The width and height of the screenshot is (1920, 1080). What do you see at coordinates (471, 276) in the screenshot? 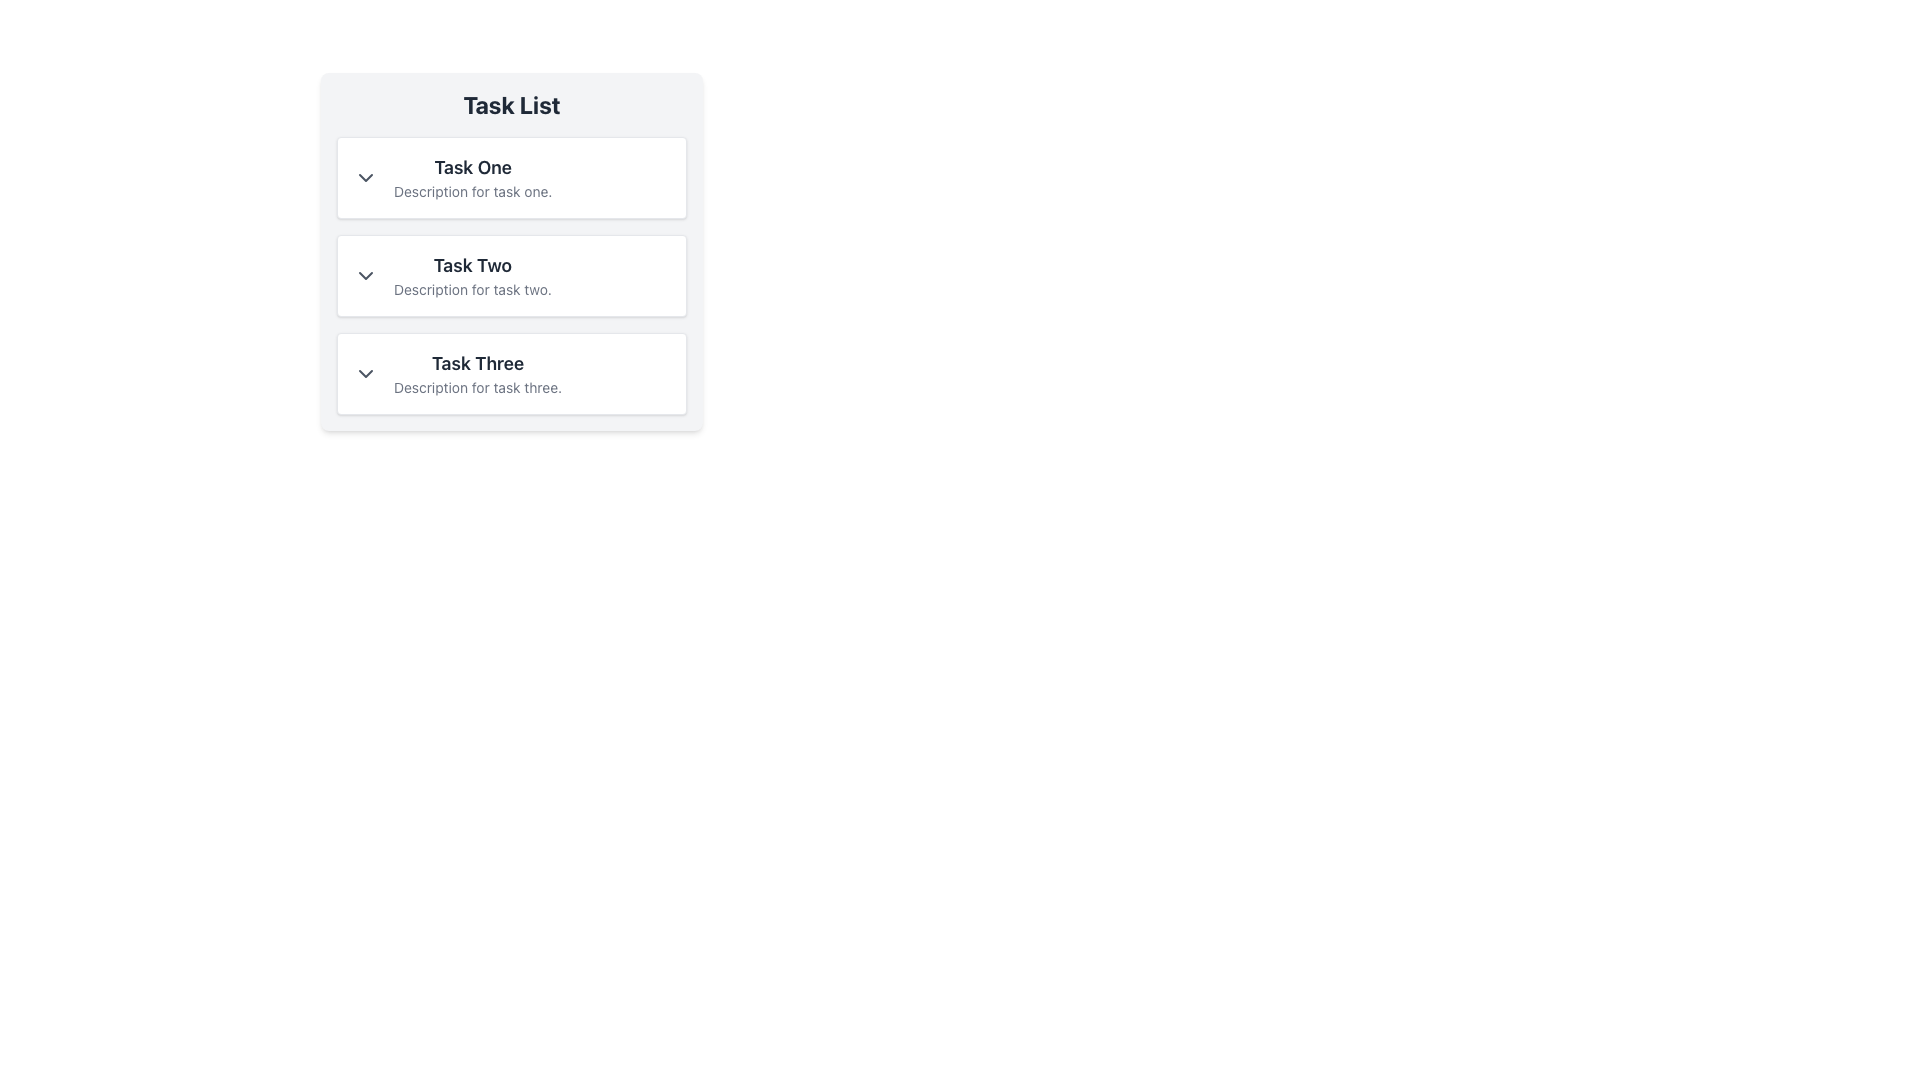
I see `description displayed in the second task entry of the 'Task List', which is located between 'Task One' and 'Task Three'` at bounding box center [471, 276].